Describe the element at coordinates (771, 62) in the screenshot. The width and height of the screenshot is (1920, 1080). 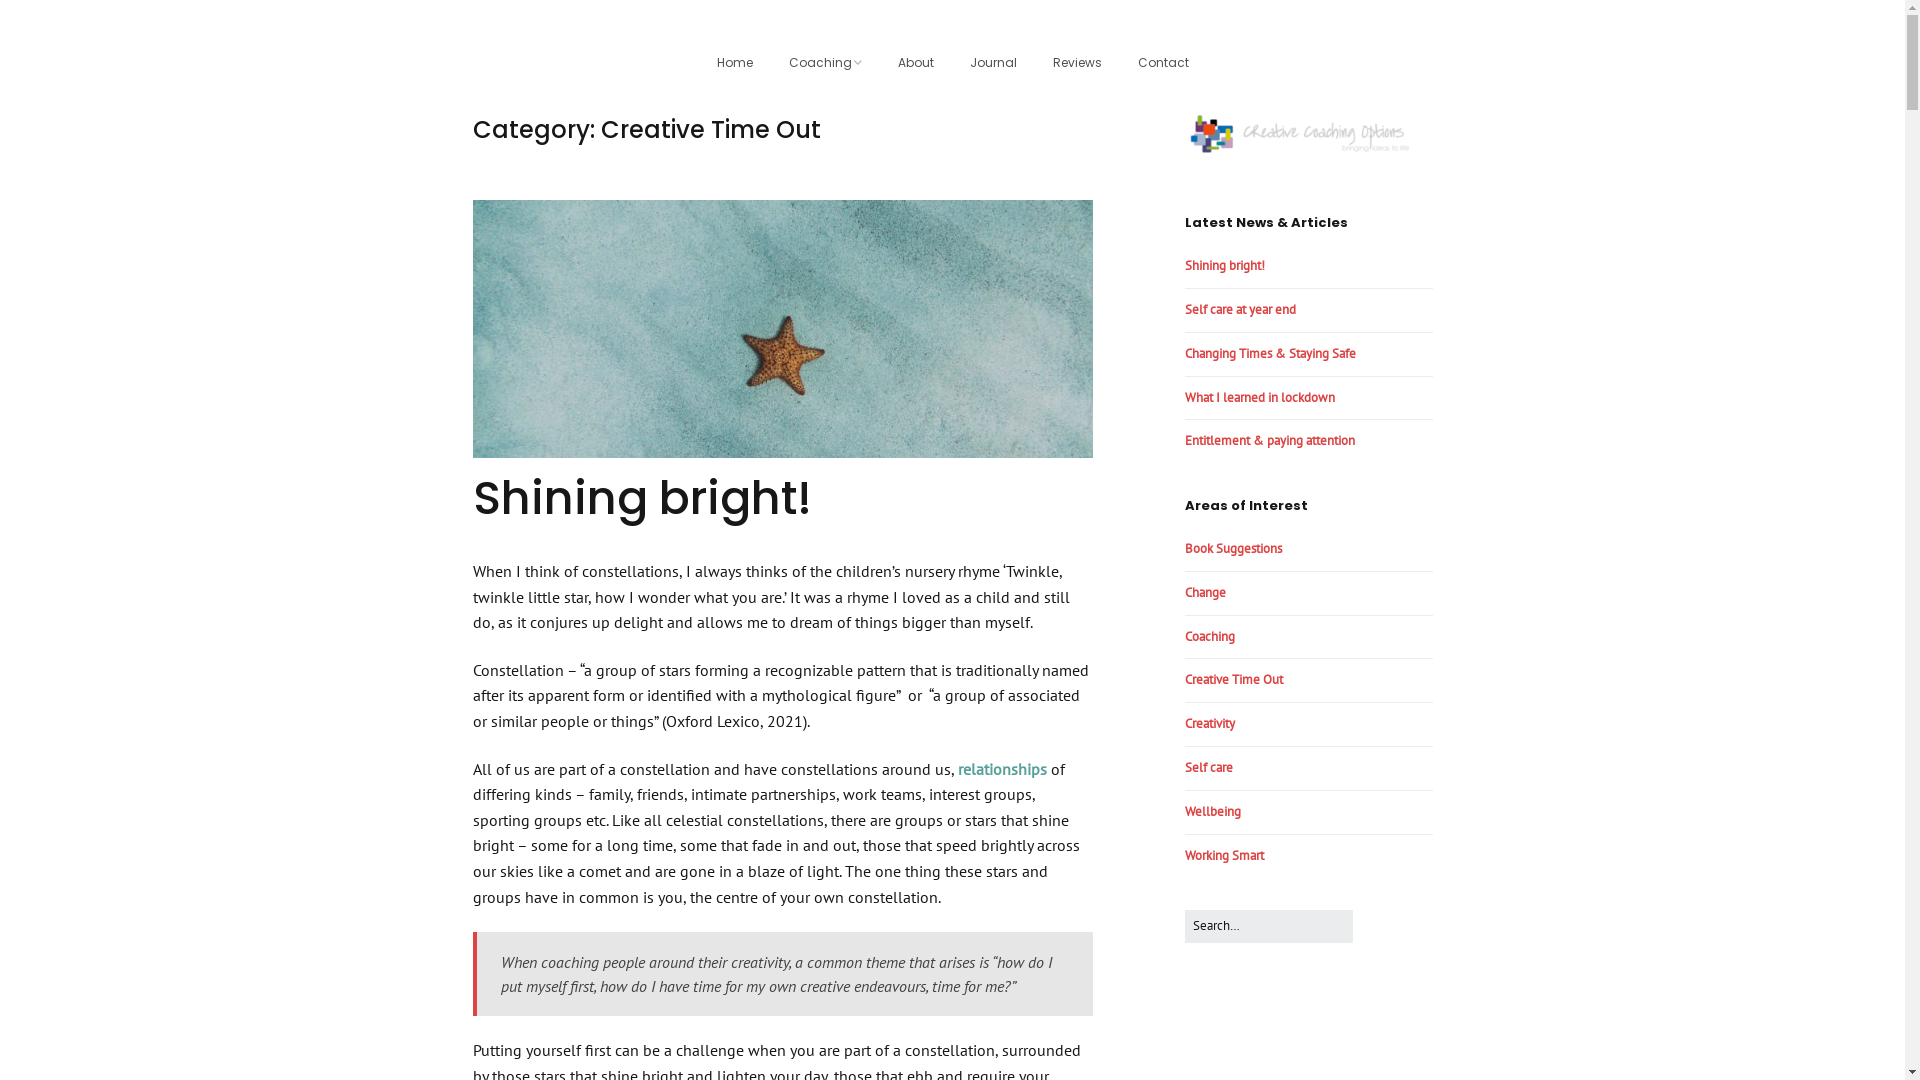
I see `'Coaching'` at that location.